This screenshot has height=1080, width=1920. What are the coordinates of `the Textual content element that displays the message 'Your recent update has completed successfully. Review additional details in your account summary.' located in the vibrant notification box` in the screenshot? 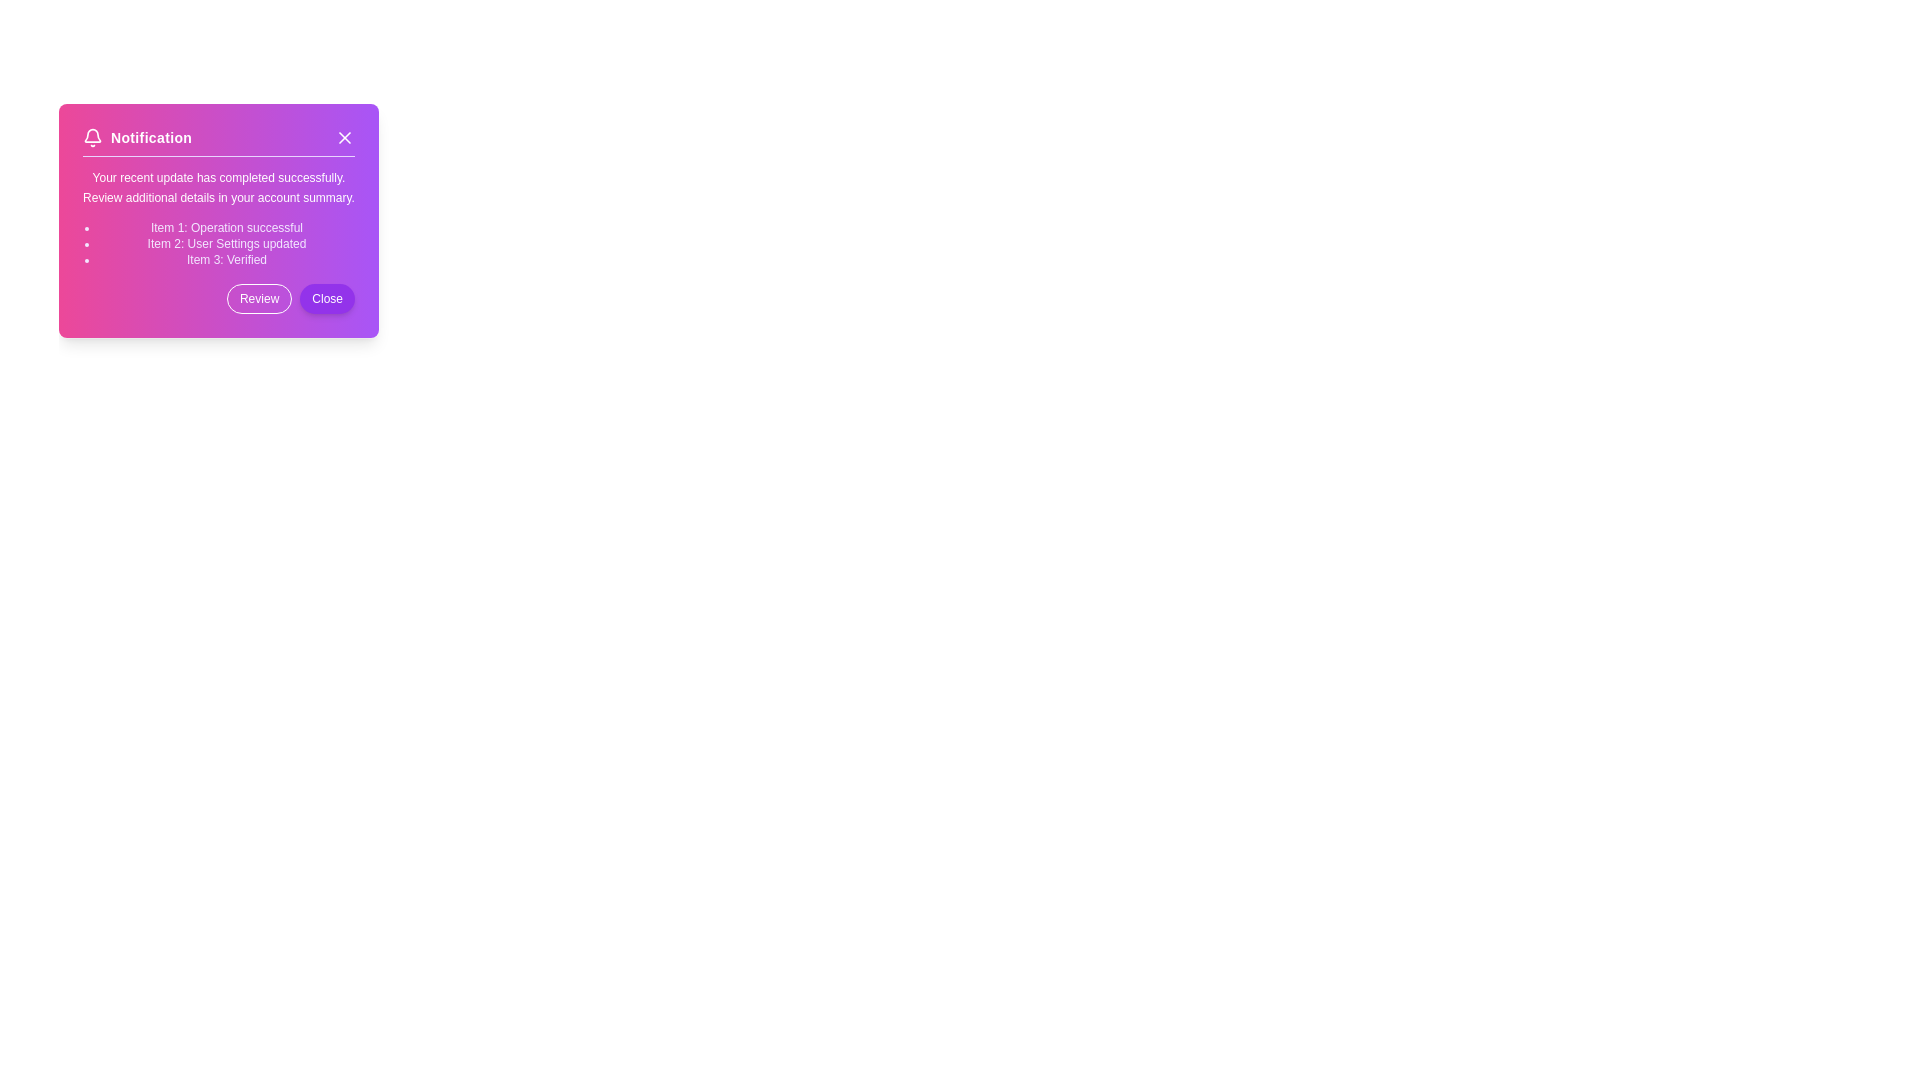 It's located at (219, 188).